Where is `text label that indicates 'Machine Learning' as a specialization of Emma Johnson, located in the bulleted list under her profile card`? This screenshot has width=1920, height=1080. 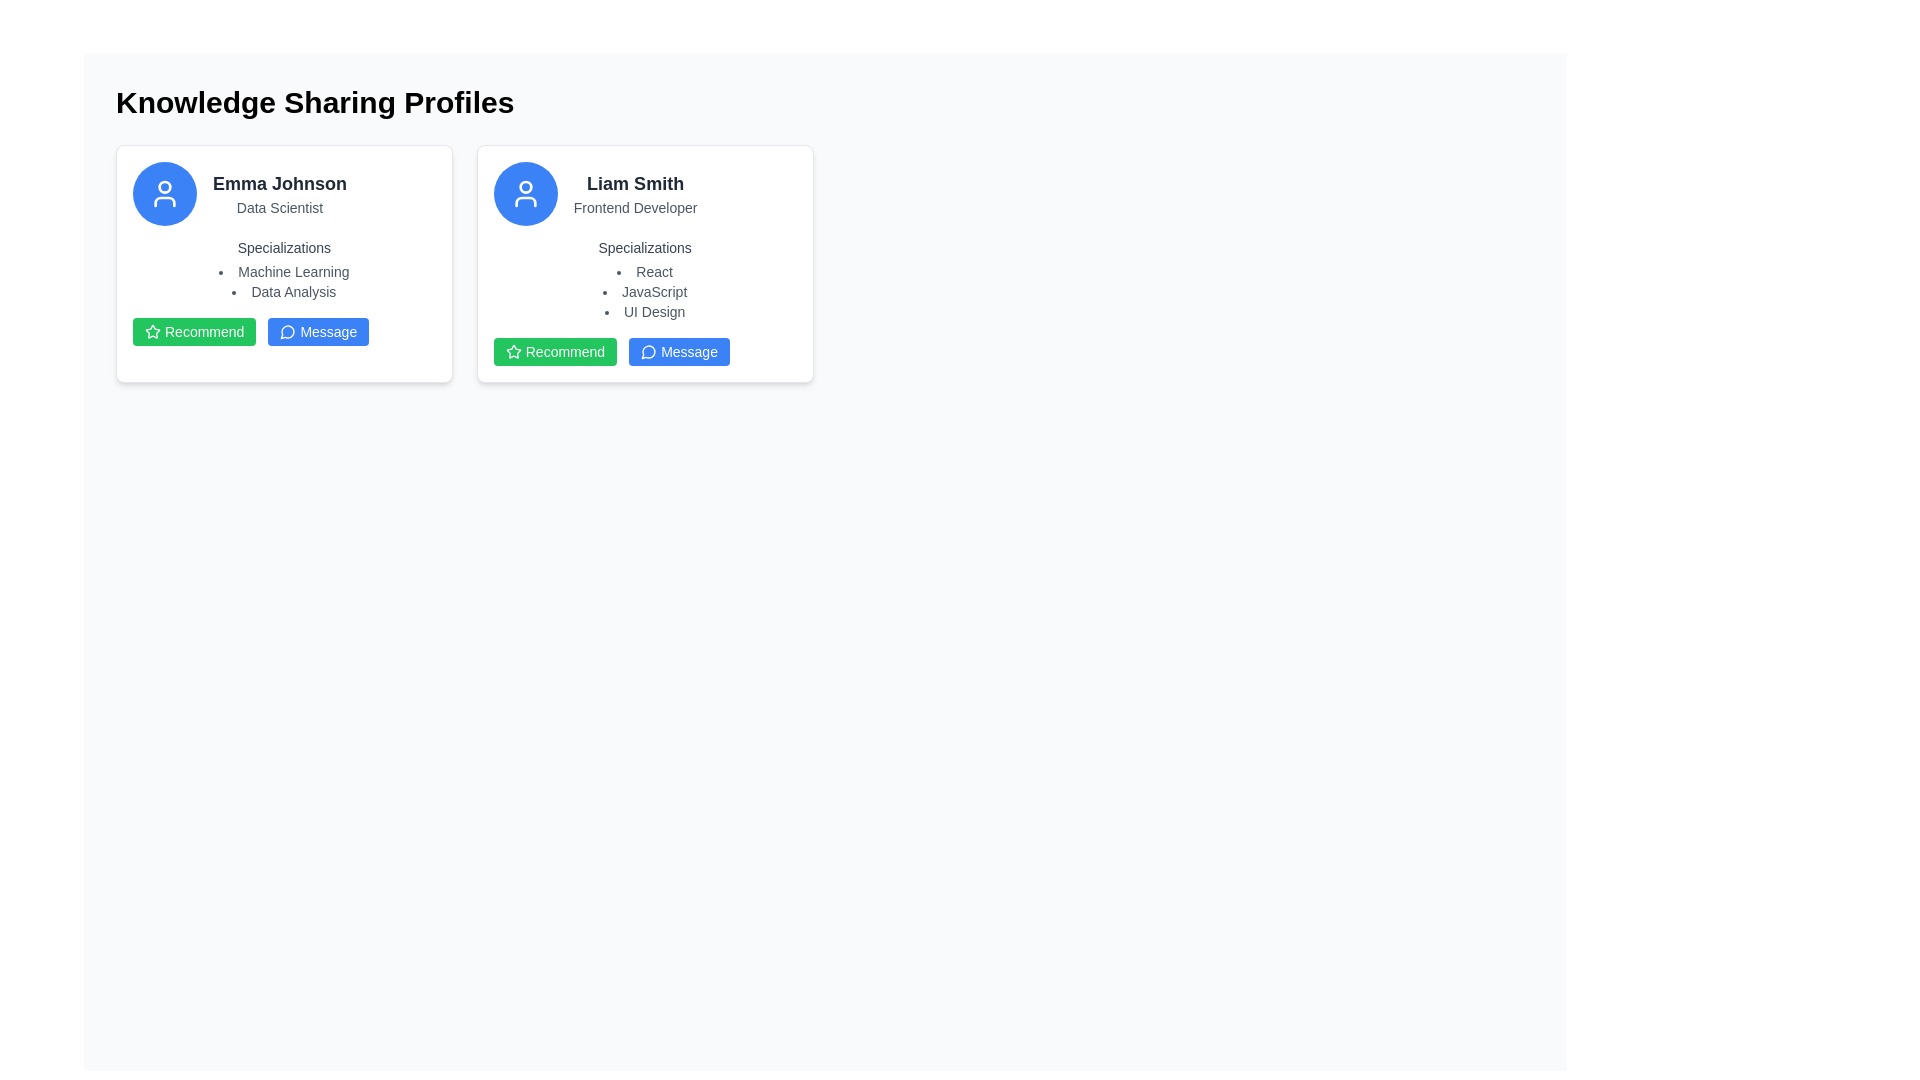 text label that indicates 'Machine Learning' as a specialization of Emma Johnson, located in the bulleted list under her profile card is located at coordinates (283, 272).